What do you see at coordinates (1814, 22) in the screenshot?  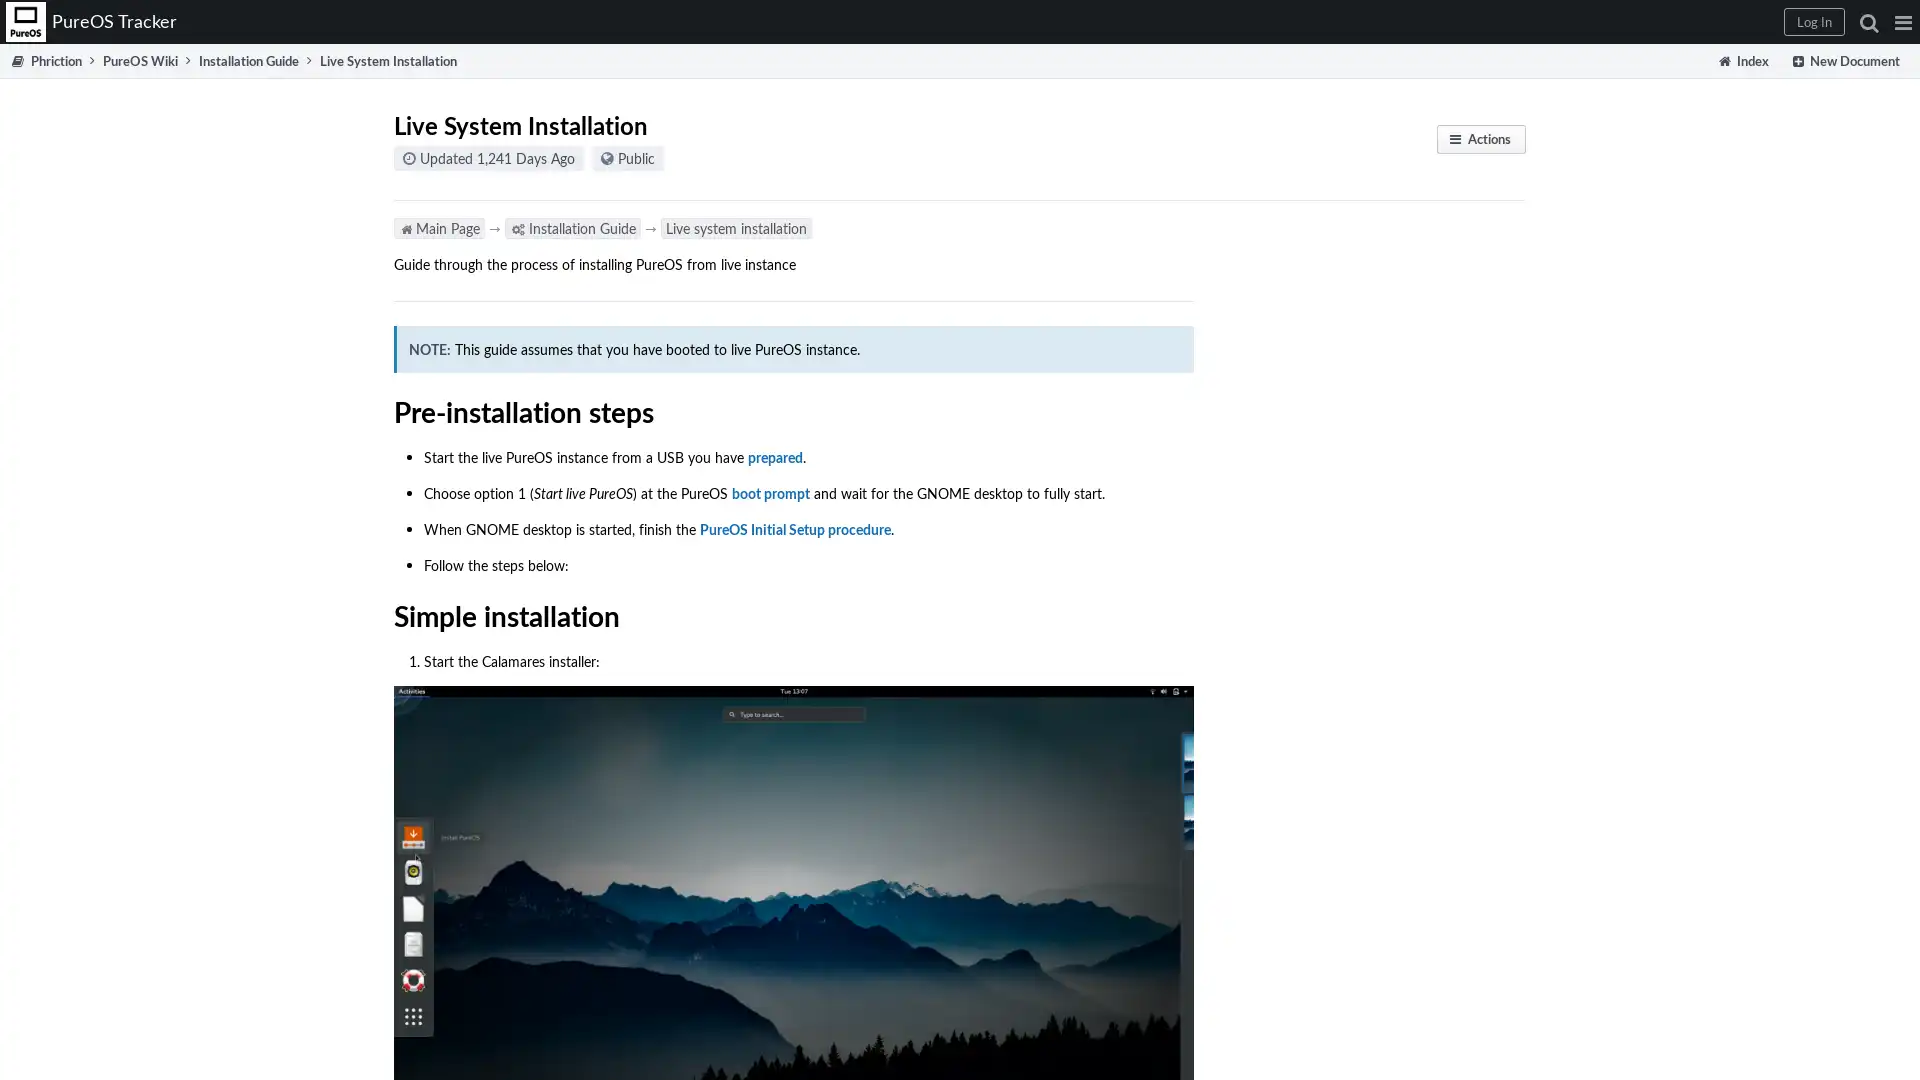 I see `Log In` at bounding box center [1814, 22].